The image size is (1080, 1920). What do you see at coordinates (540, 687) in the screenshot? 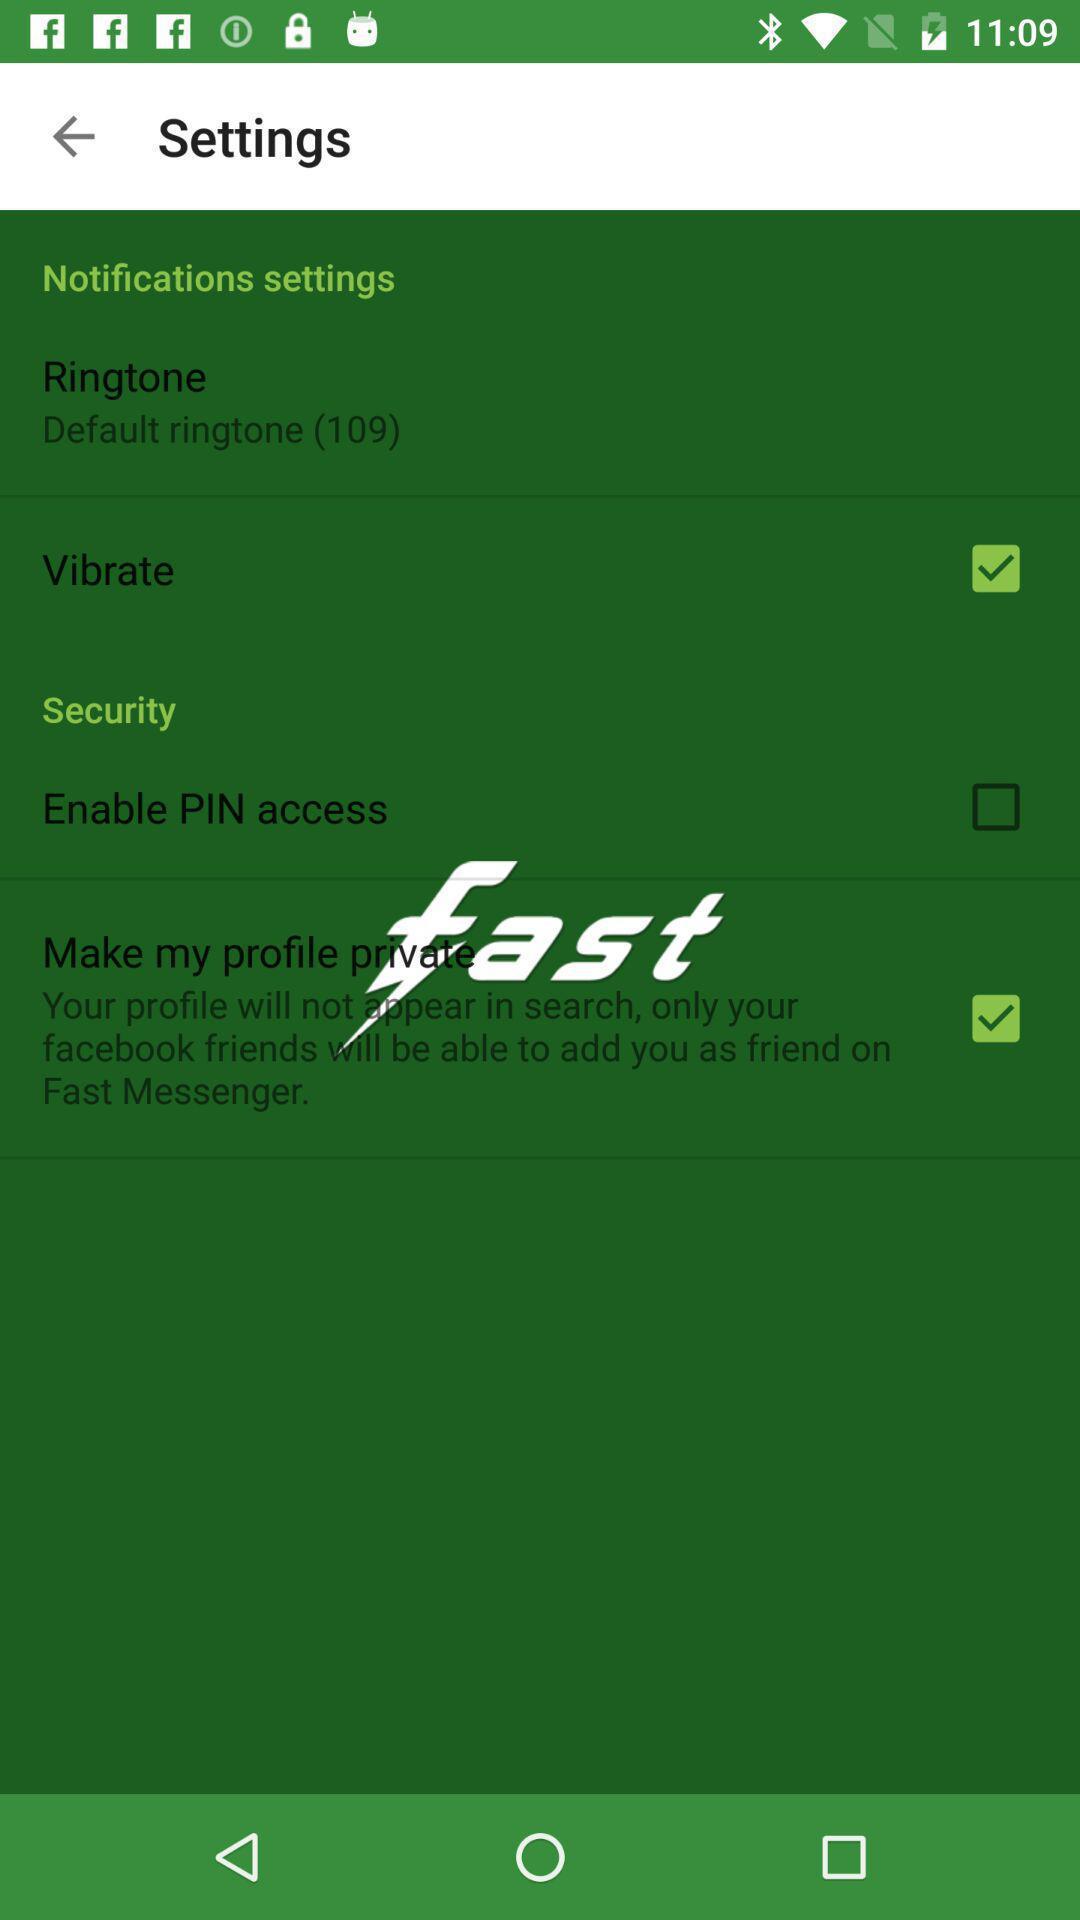
I see `the security app` at bounding box center [540, 687].